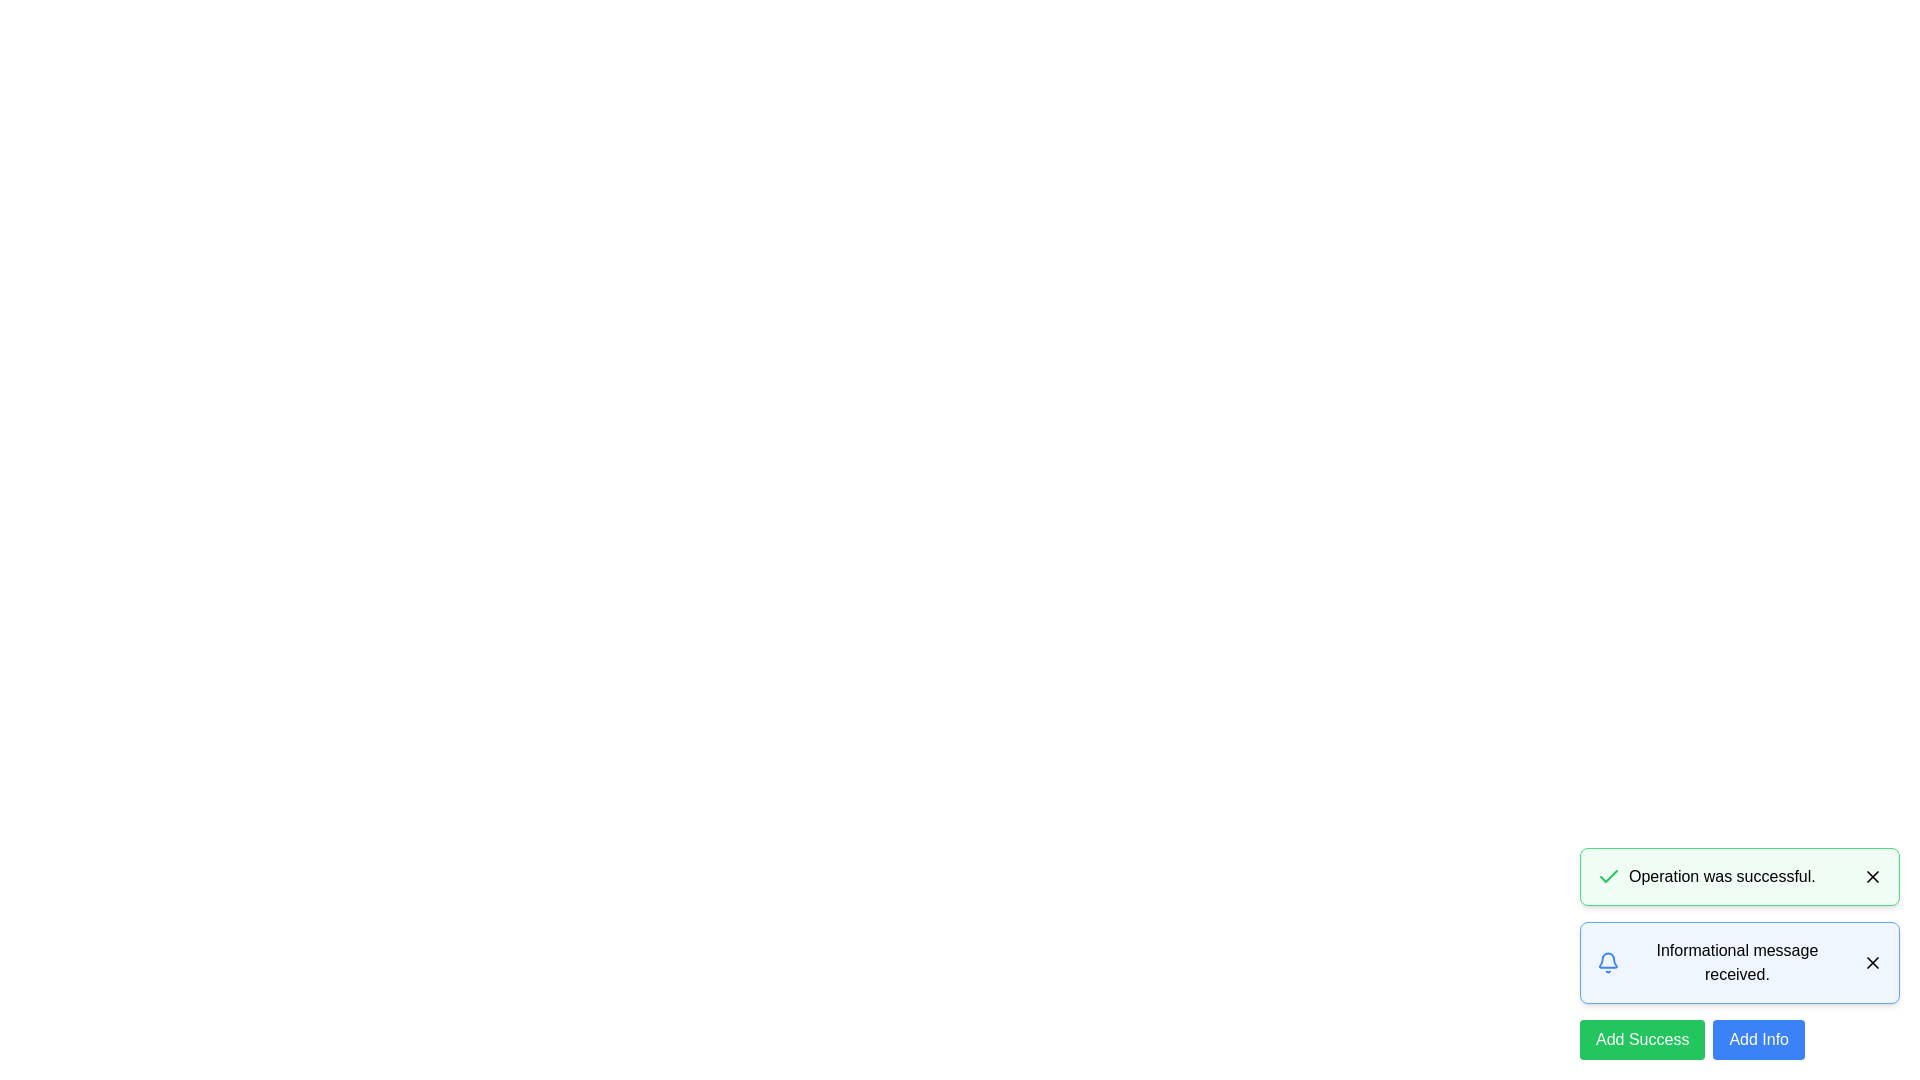  What do you see at coordinates (1608, 962) in the screenshot?
I see `the blue bell icon representing notifications, which is located within the light blue notification area next to the text 'Informational message received.'` at bounding box center [1608, 962].